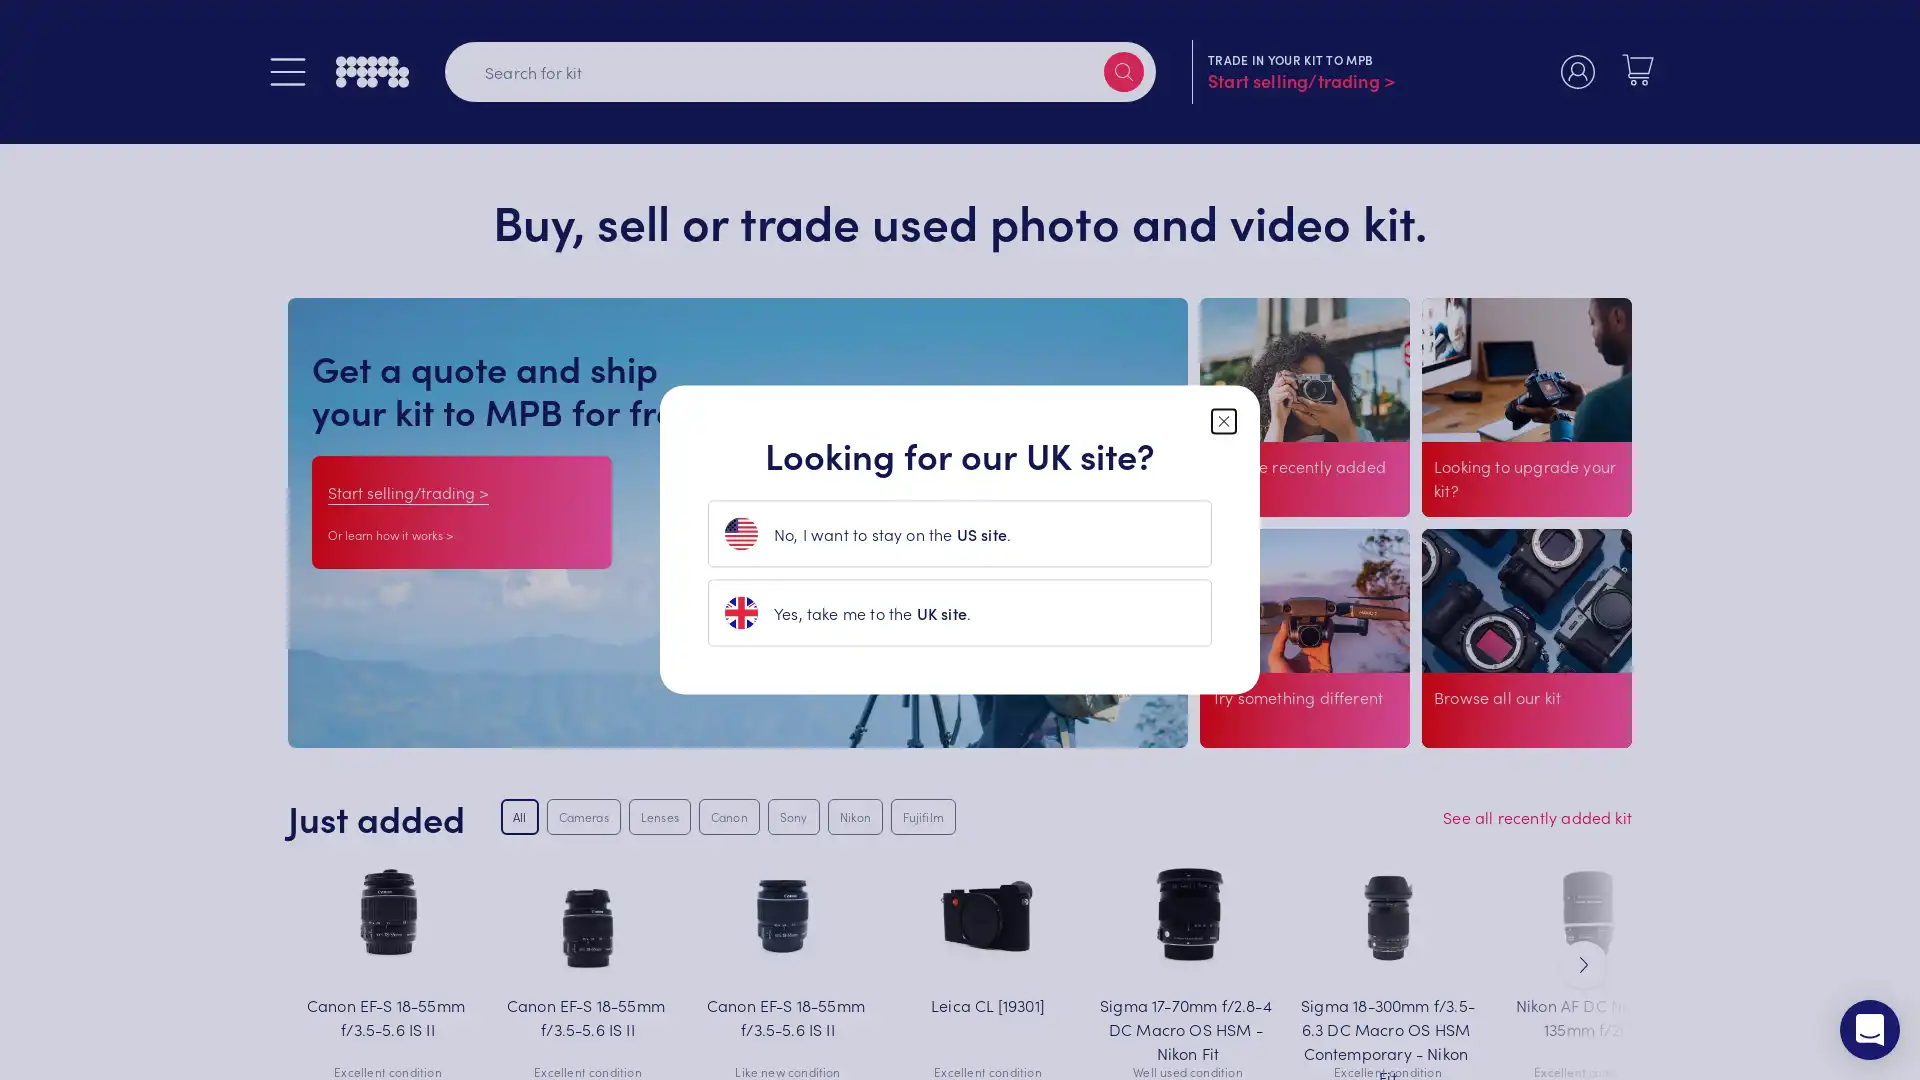 This screenshot has width=1920, height=1080. What do you see at coordinates (287, 71) in the screenshot?
I see `Menu` at bounding box center [287, 71].